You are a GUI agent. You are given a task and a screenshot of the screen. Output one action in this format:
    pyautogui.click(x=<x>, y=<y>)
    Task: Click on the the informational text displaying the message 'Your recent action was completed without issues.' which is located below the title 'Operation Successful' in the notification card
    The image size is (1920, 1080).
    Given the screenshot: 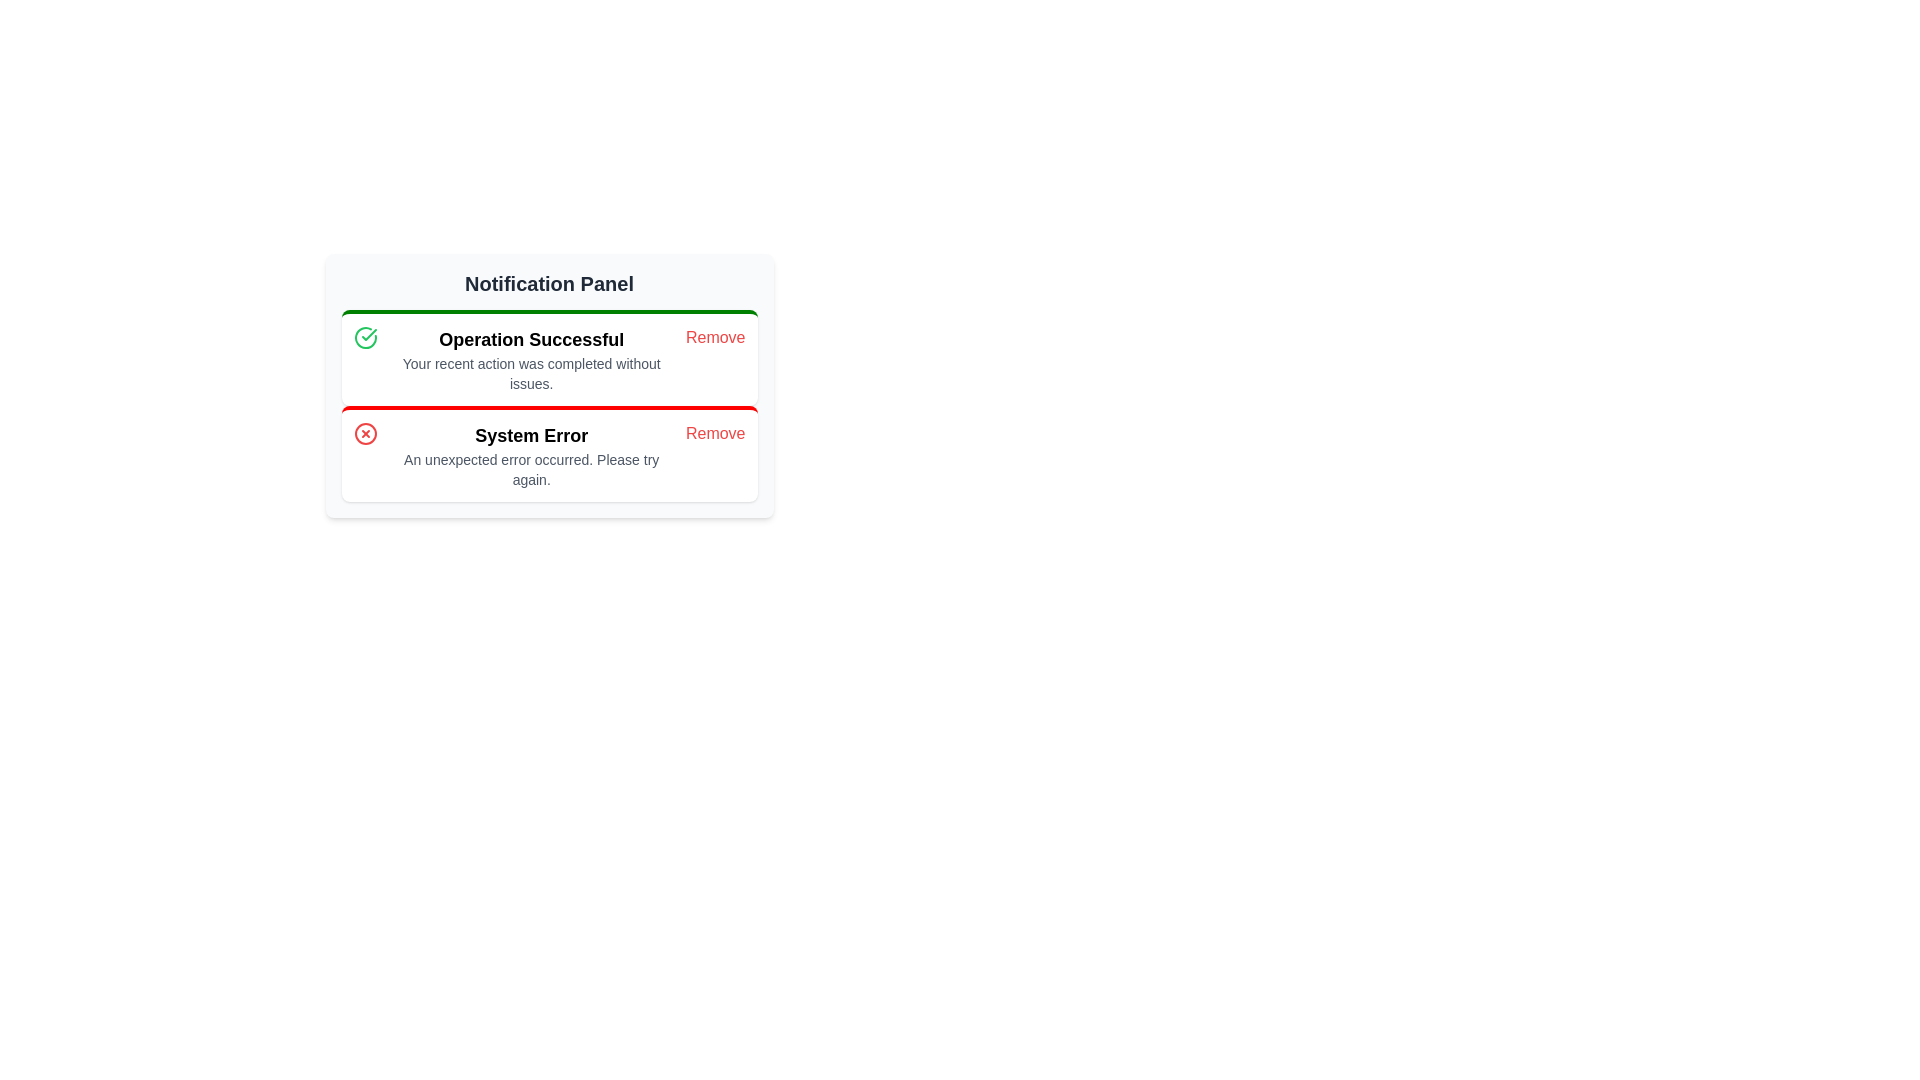 What is the action you would take?
    pyautogui.click(x=531, y=374)
    